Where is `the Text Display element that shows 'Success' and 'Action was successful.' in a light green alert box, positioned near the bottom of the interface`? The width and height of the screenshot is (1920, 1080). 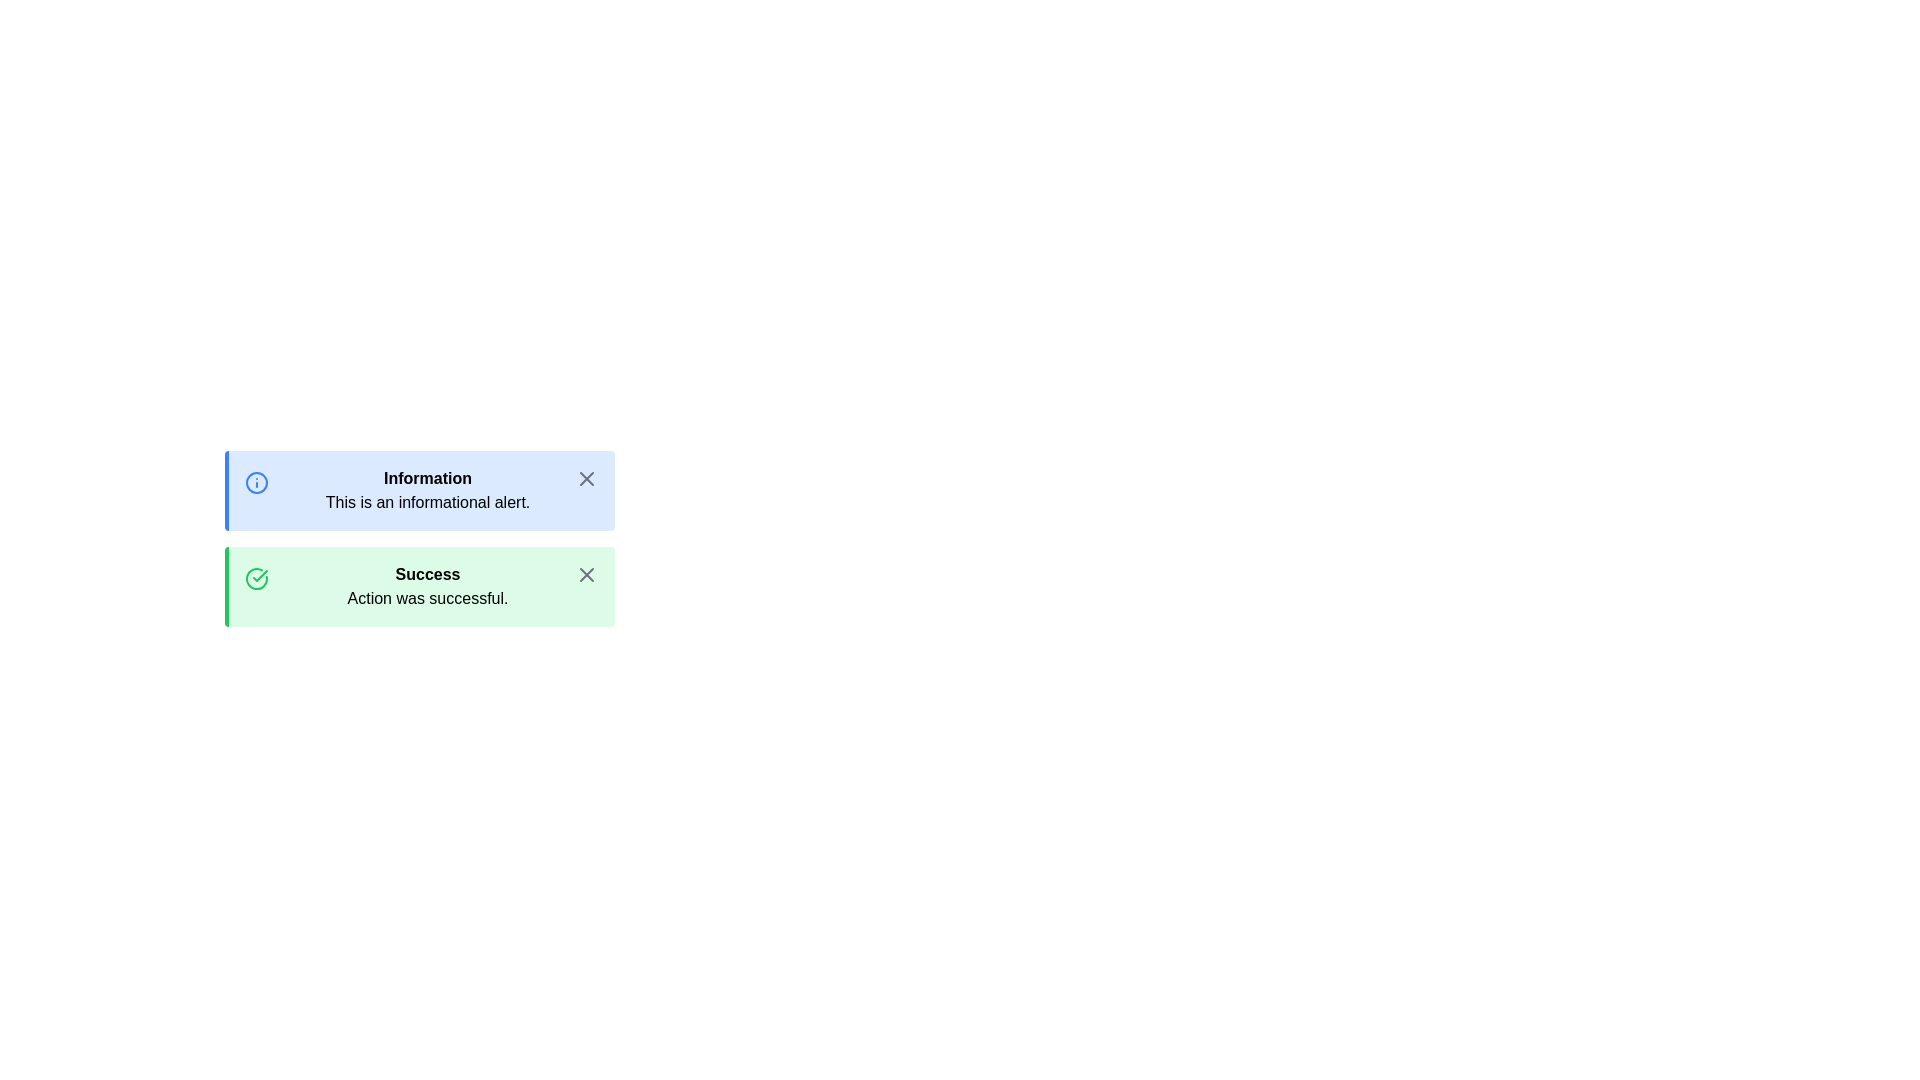
the Text Display element that shows 'Success' and 'Action was successful.' in a light green alert box, positioned near the bottom of the interface is located at coordinates (426, 585).